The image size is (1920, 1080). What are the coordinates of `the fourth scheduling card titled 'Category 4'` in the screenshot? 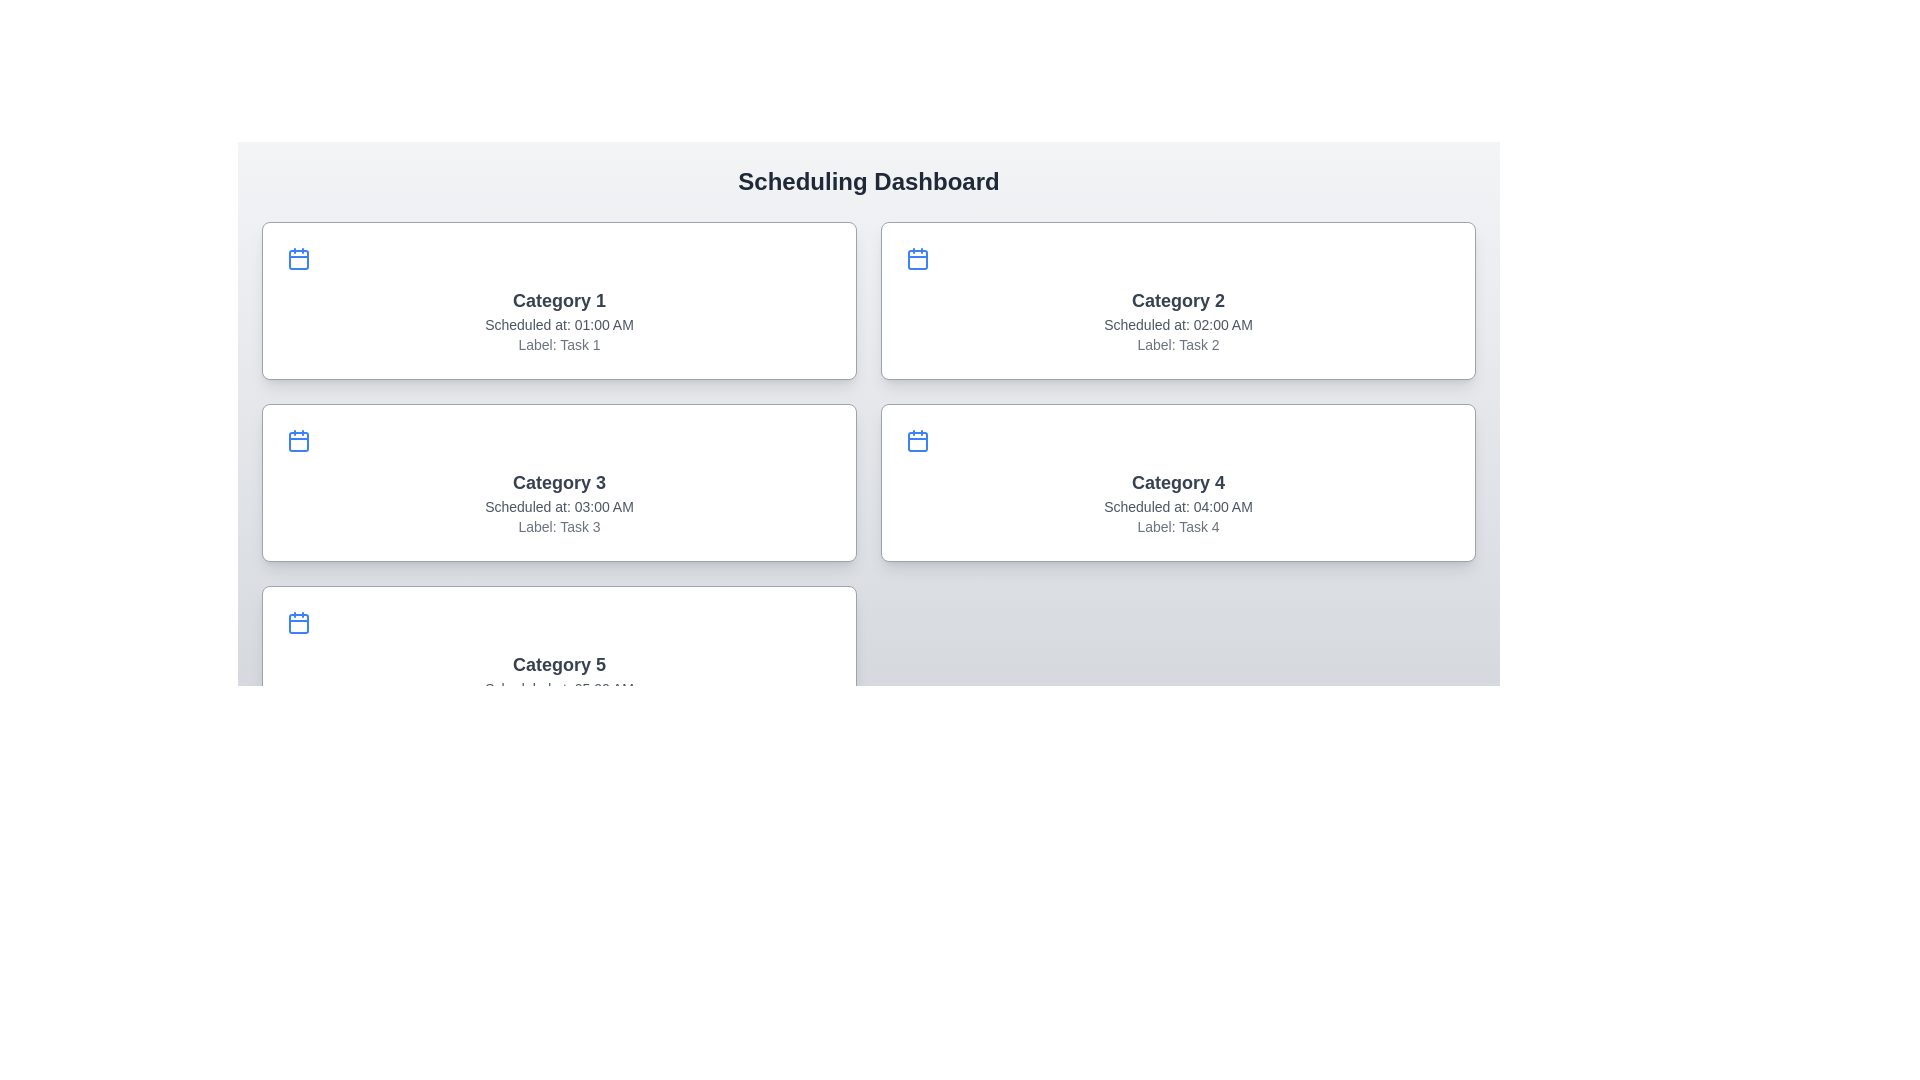 It's located at (1178, 482).